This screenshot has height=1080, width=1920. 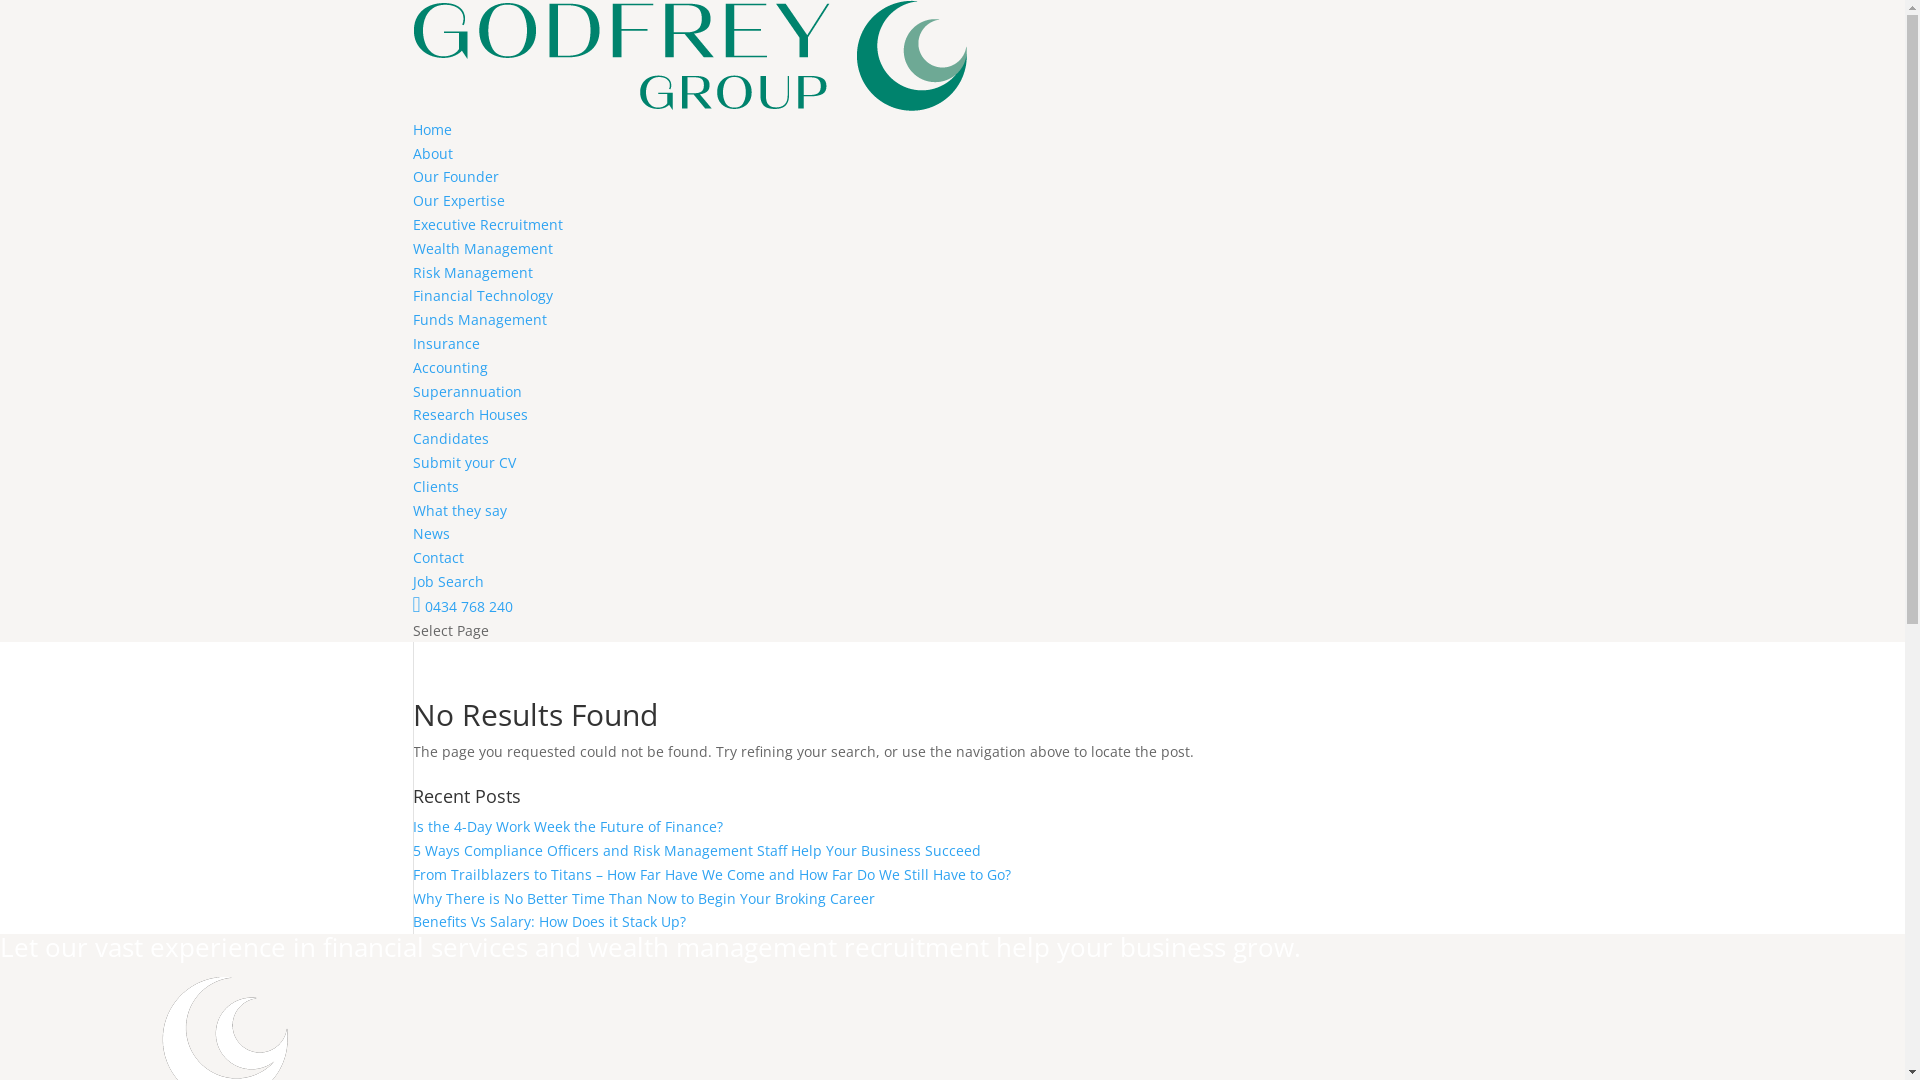 What do you see at coordinates (411, 581) in the screenshot?
I see `'Job Search'` at bounding box center [411, 581].